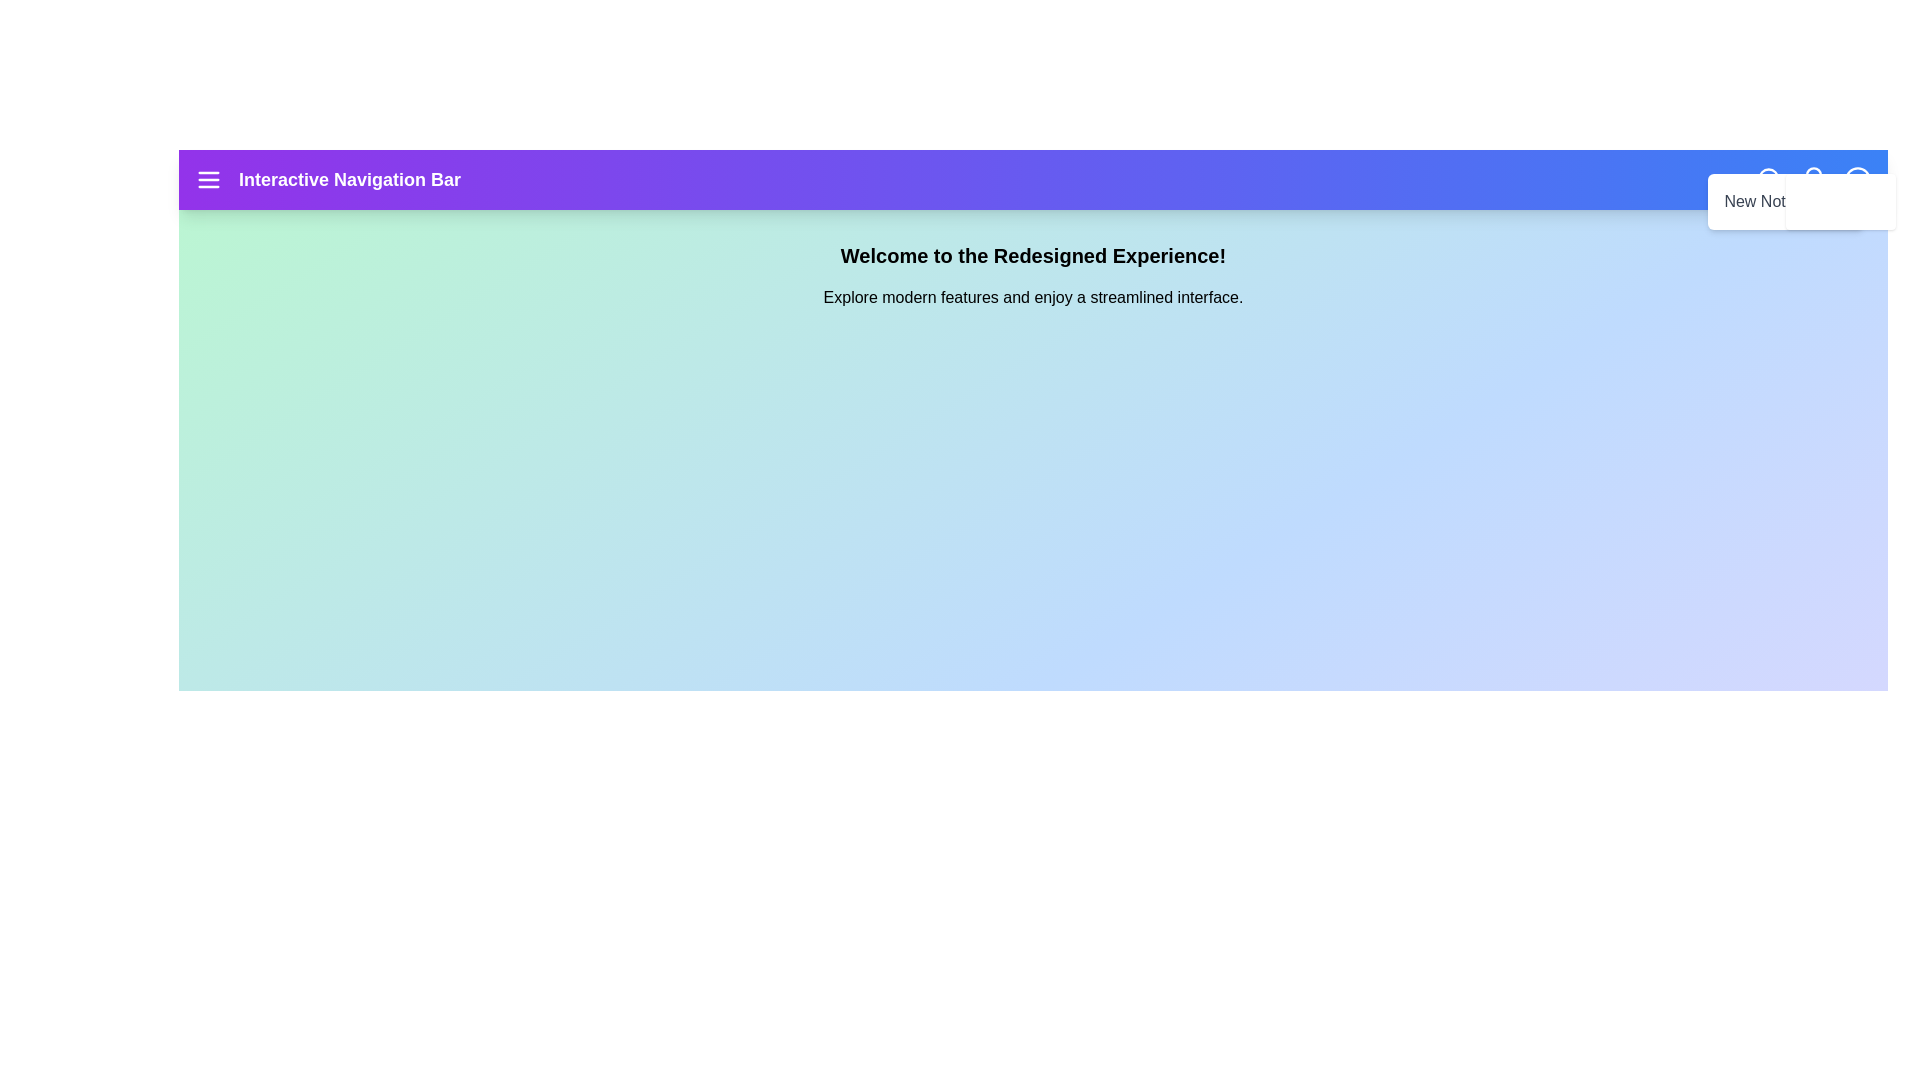  What do you see at coordinates (1033, 254) in the screenshot?
I see `the welcome text to focus on it` at bounding box center [1033, 254].